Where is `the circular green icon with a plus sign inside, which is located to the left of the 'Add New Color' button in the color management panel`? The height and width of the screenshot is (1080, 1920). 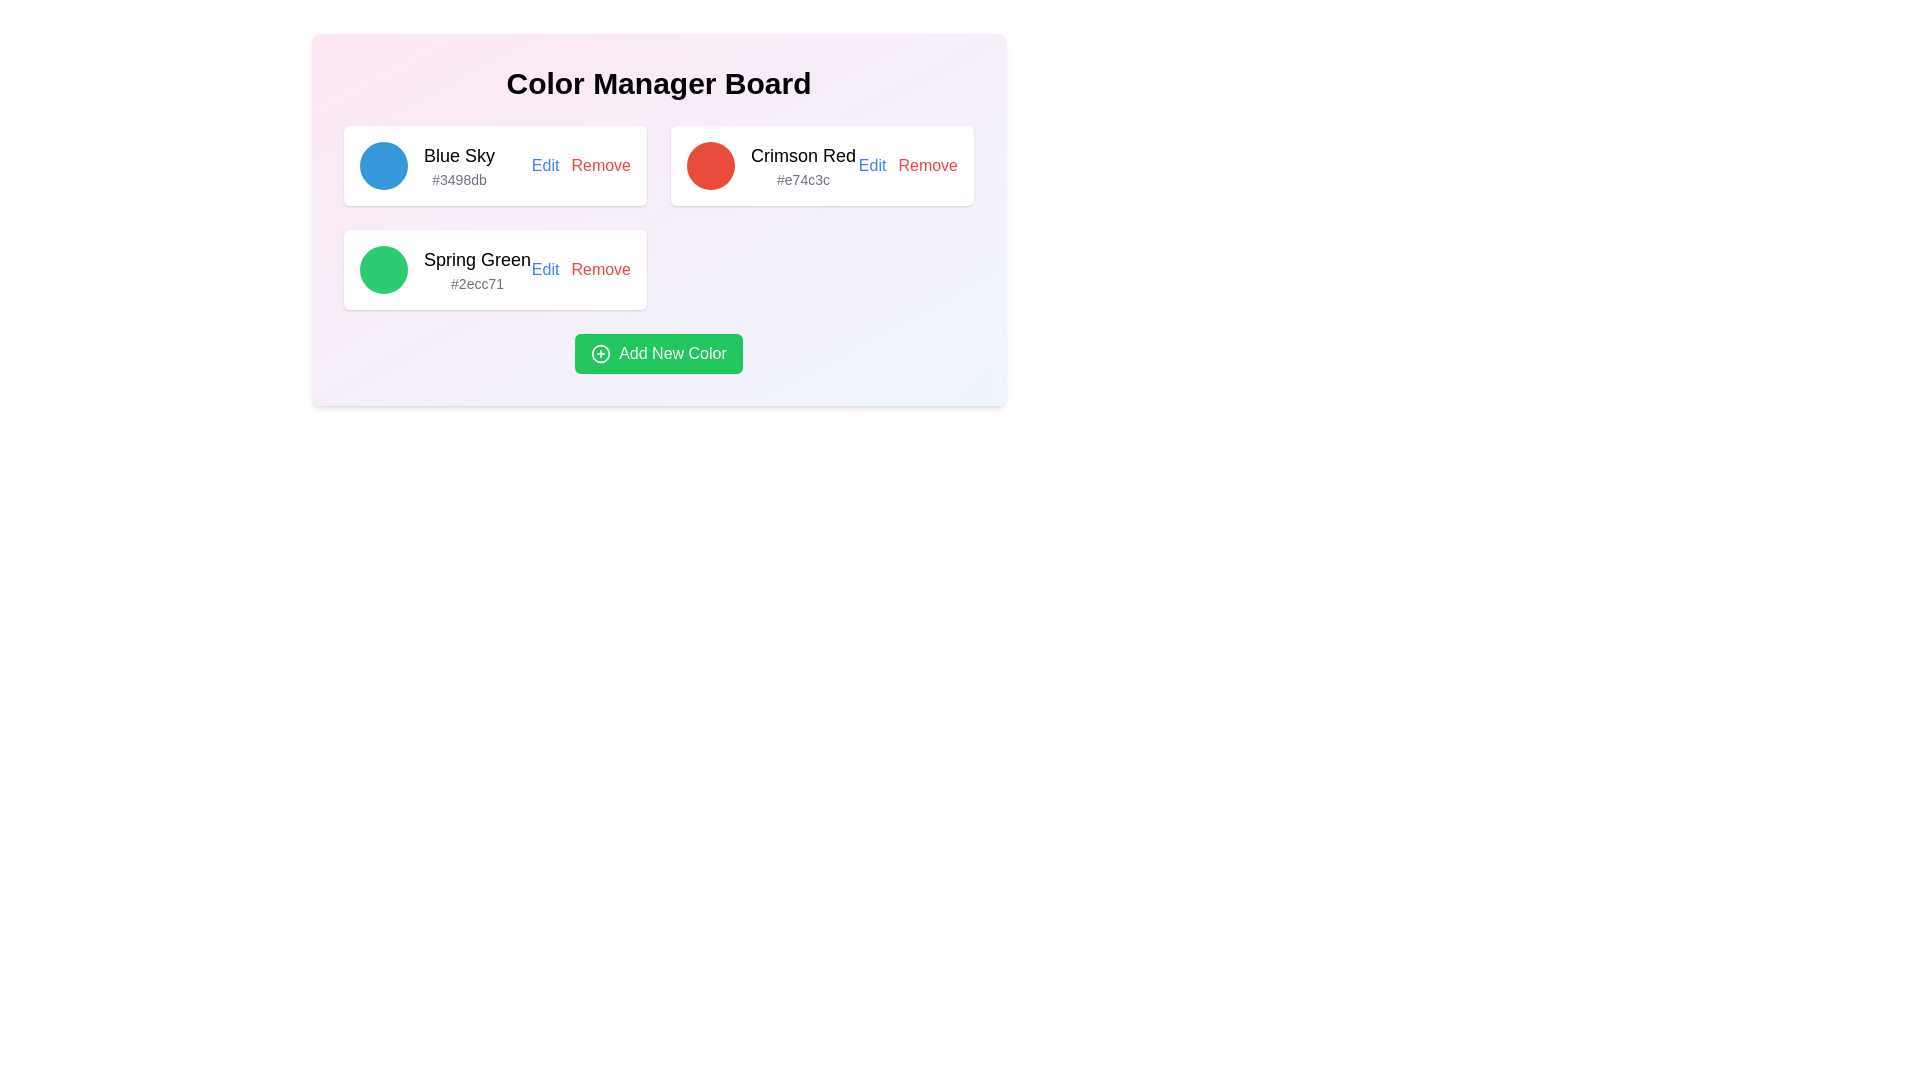 the circular green icon with a plus sign inside, which is located to the left of the 'Add New Color' button in the color management panel is located at coordinates (600, 353).